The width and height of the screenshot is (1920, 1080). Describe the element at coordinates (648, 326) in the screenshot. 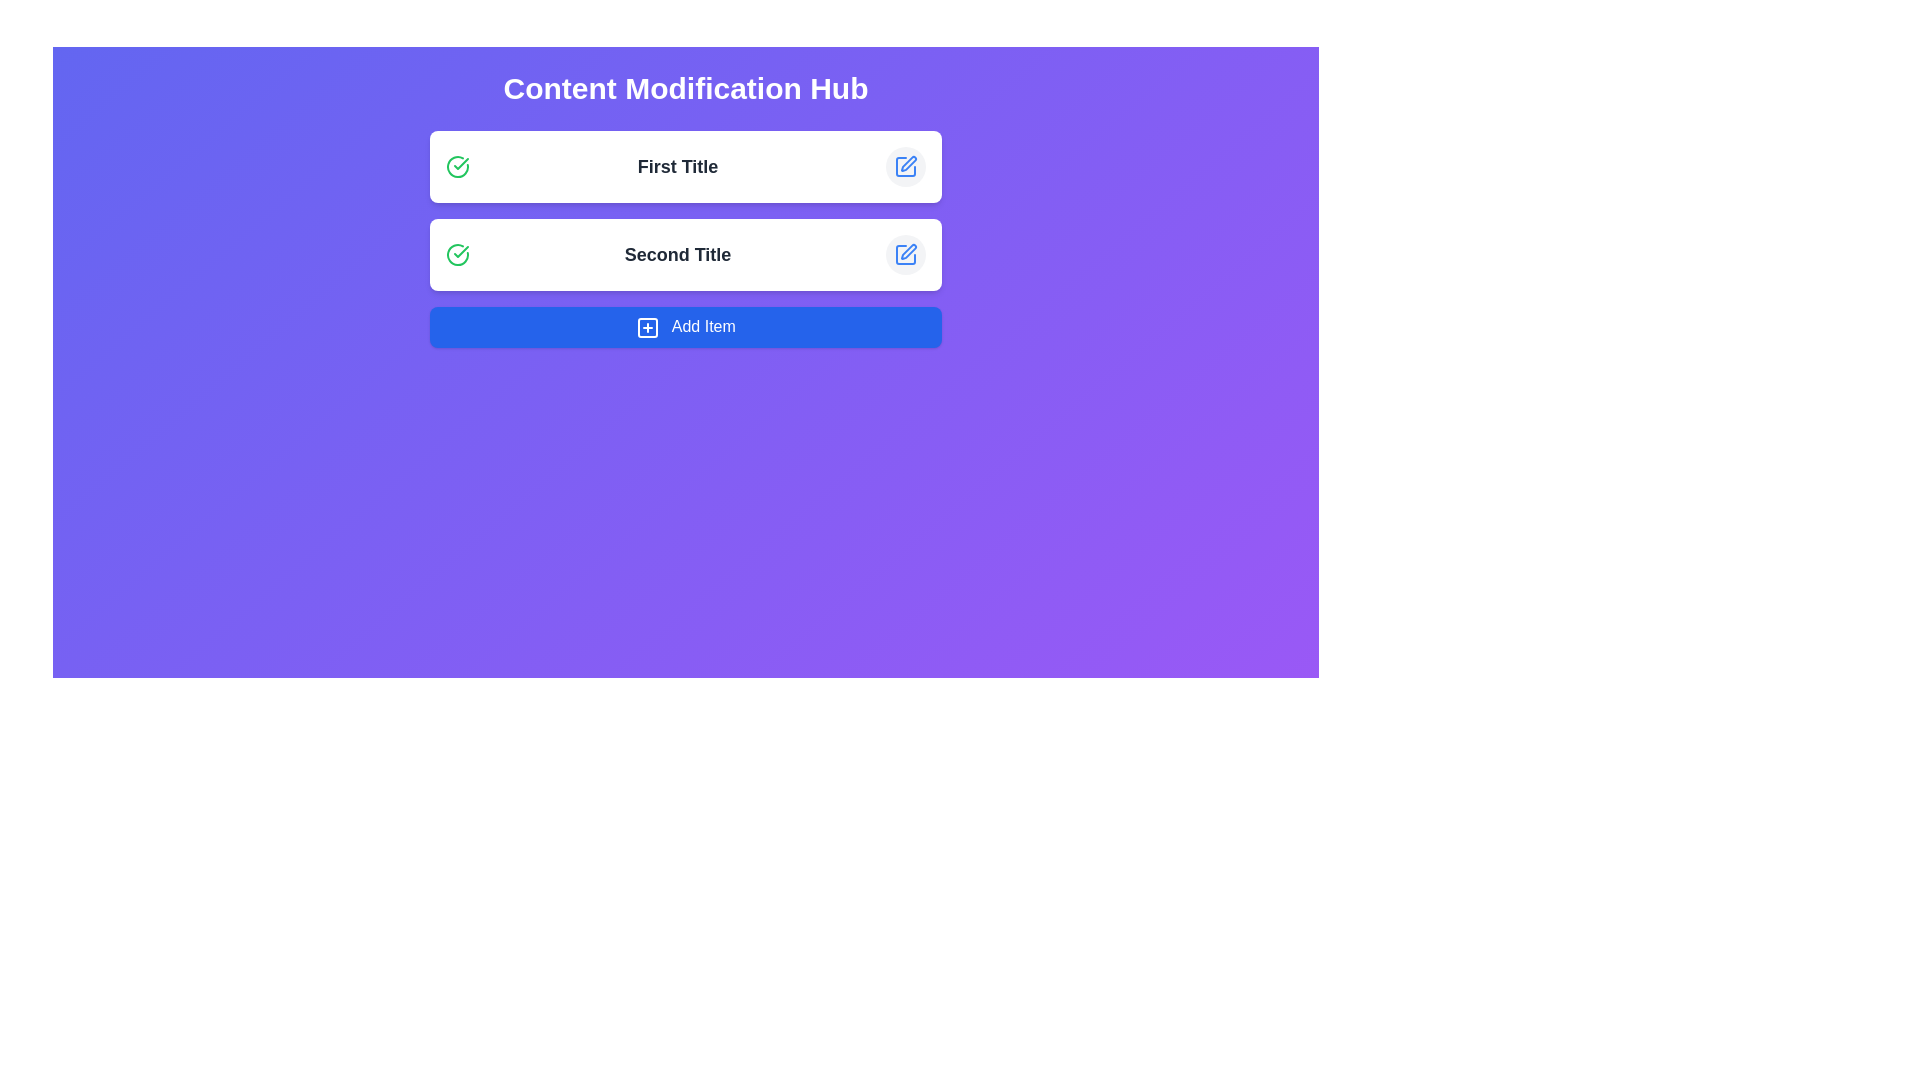

I see `the central square part of the '+ icon' within the 'Add Item' button` at that location.